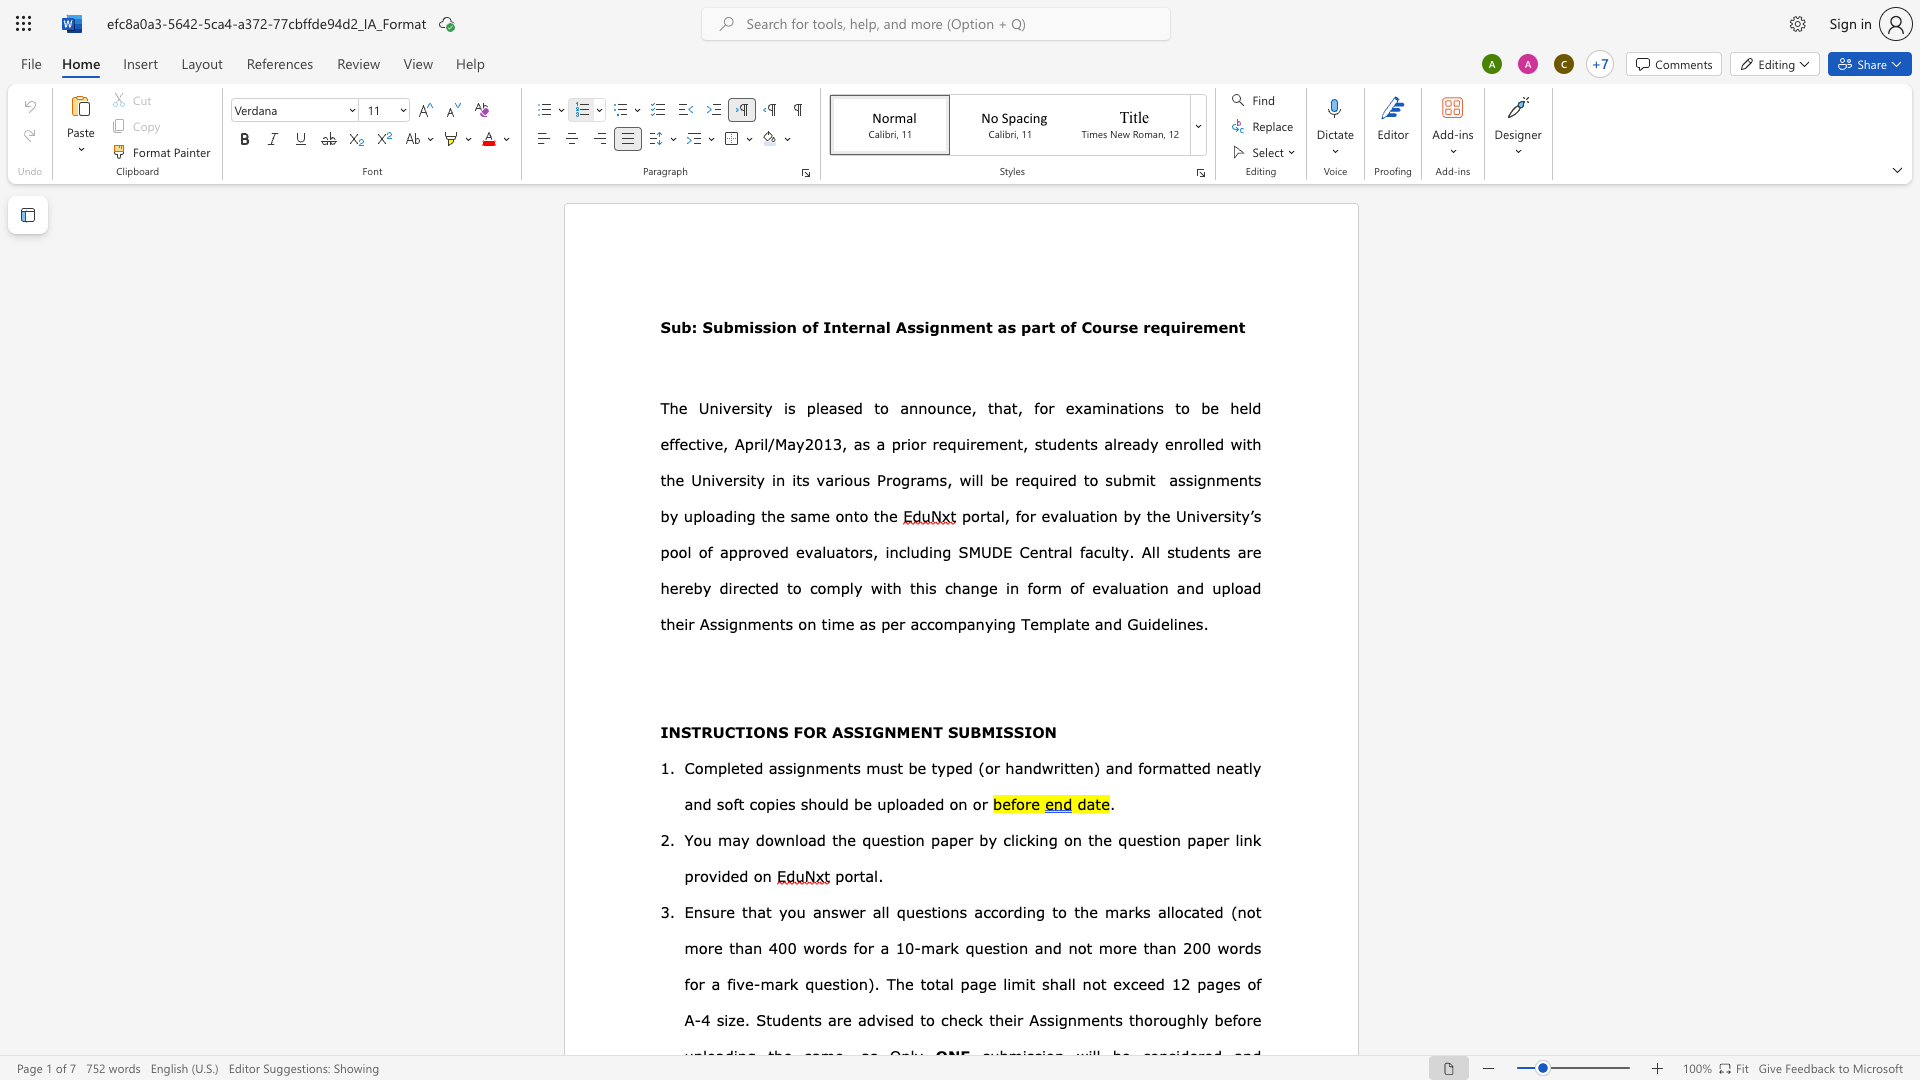  What do you see at coordinates (904, 947) in the screenshot?
I see `the space between the continuous character "1" and "0" in the text` at bounding box center [904, 947].